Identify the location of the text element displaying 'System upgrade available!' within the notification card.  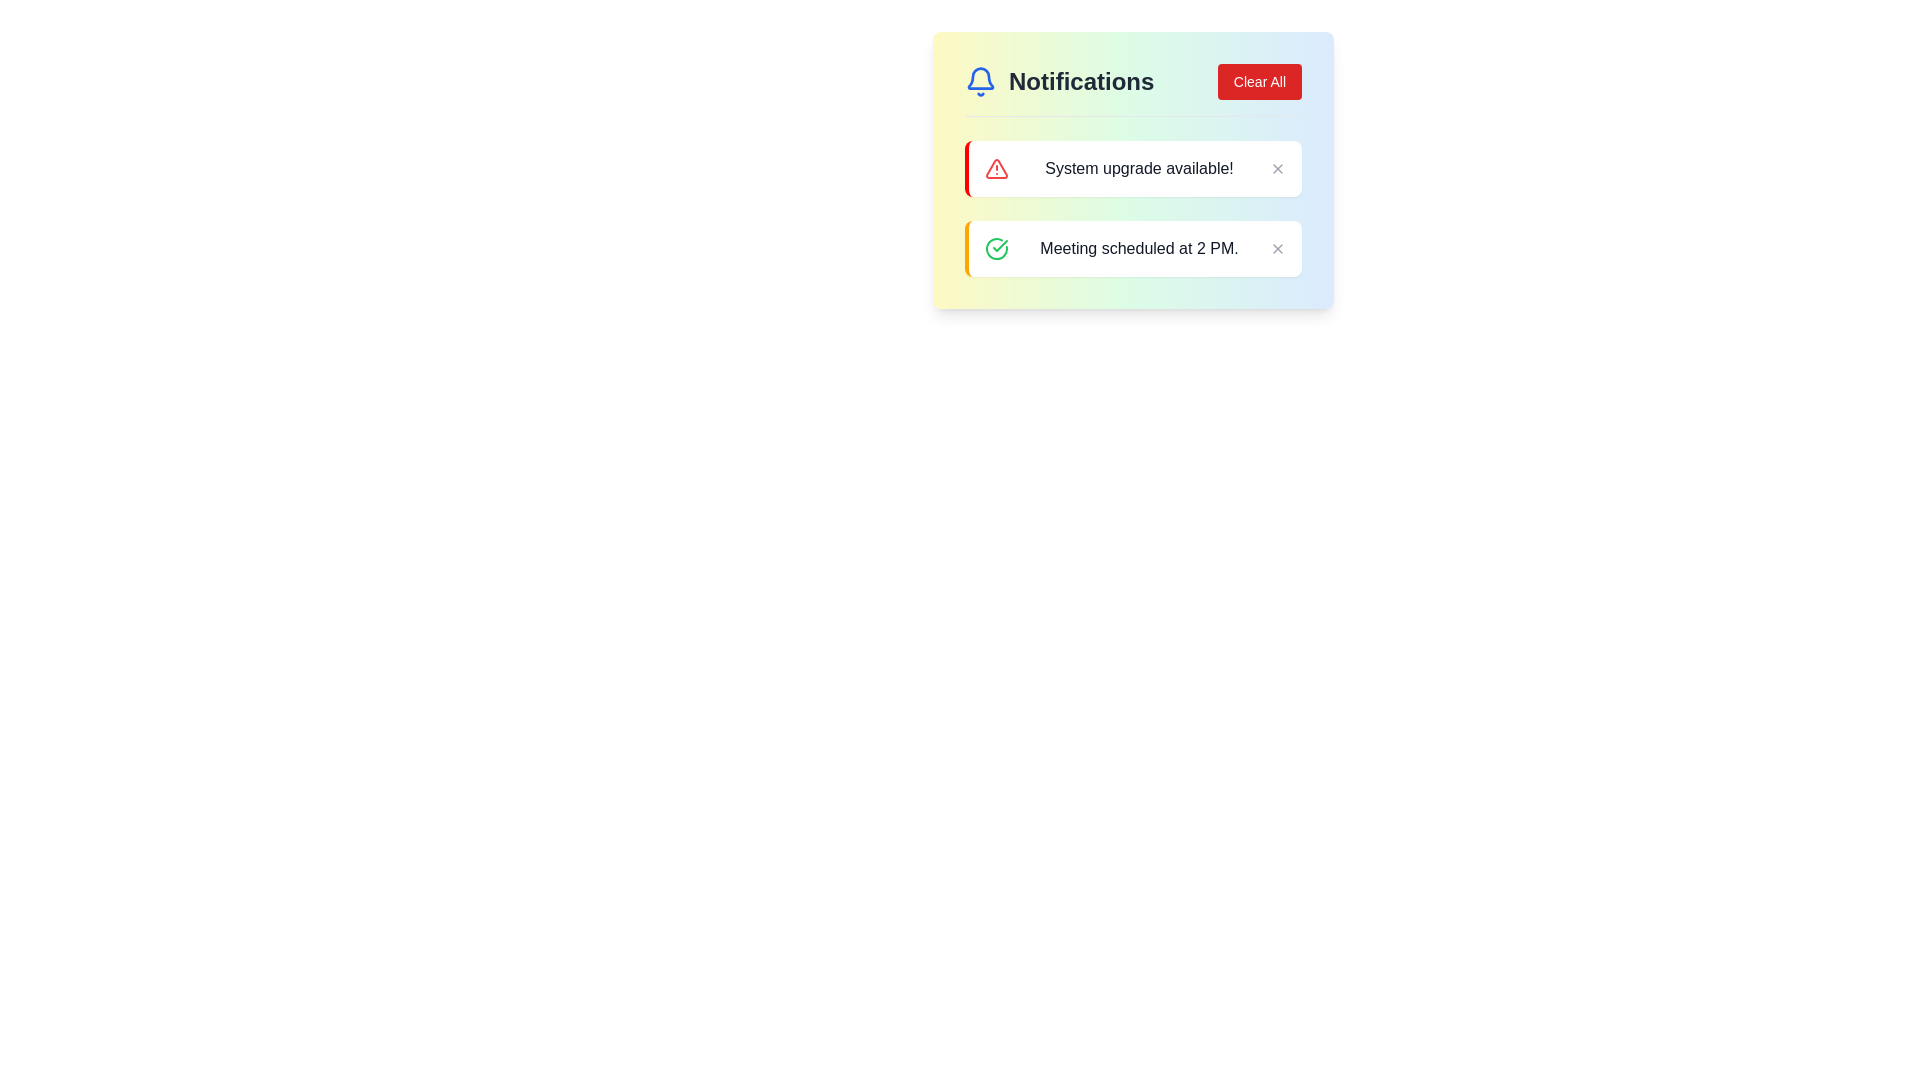
(1139, 168).